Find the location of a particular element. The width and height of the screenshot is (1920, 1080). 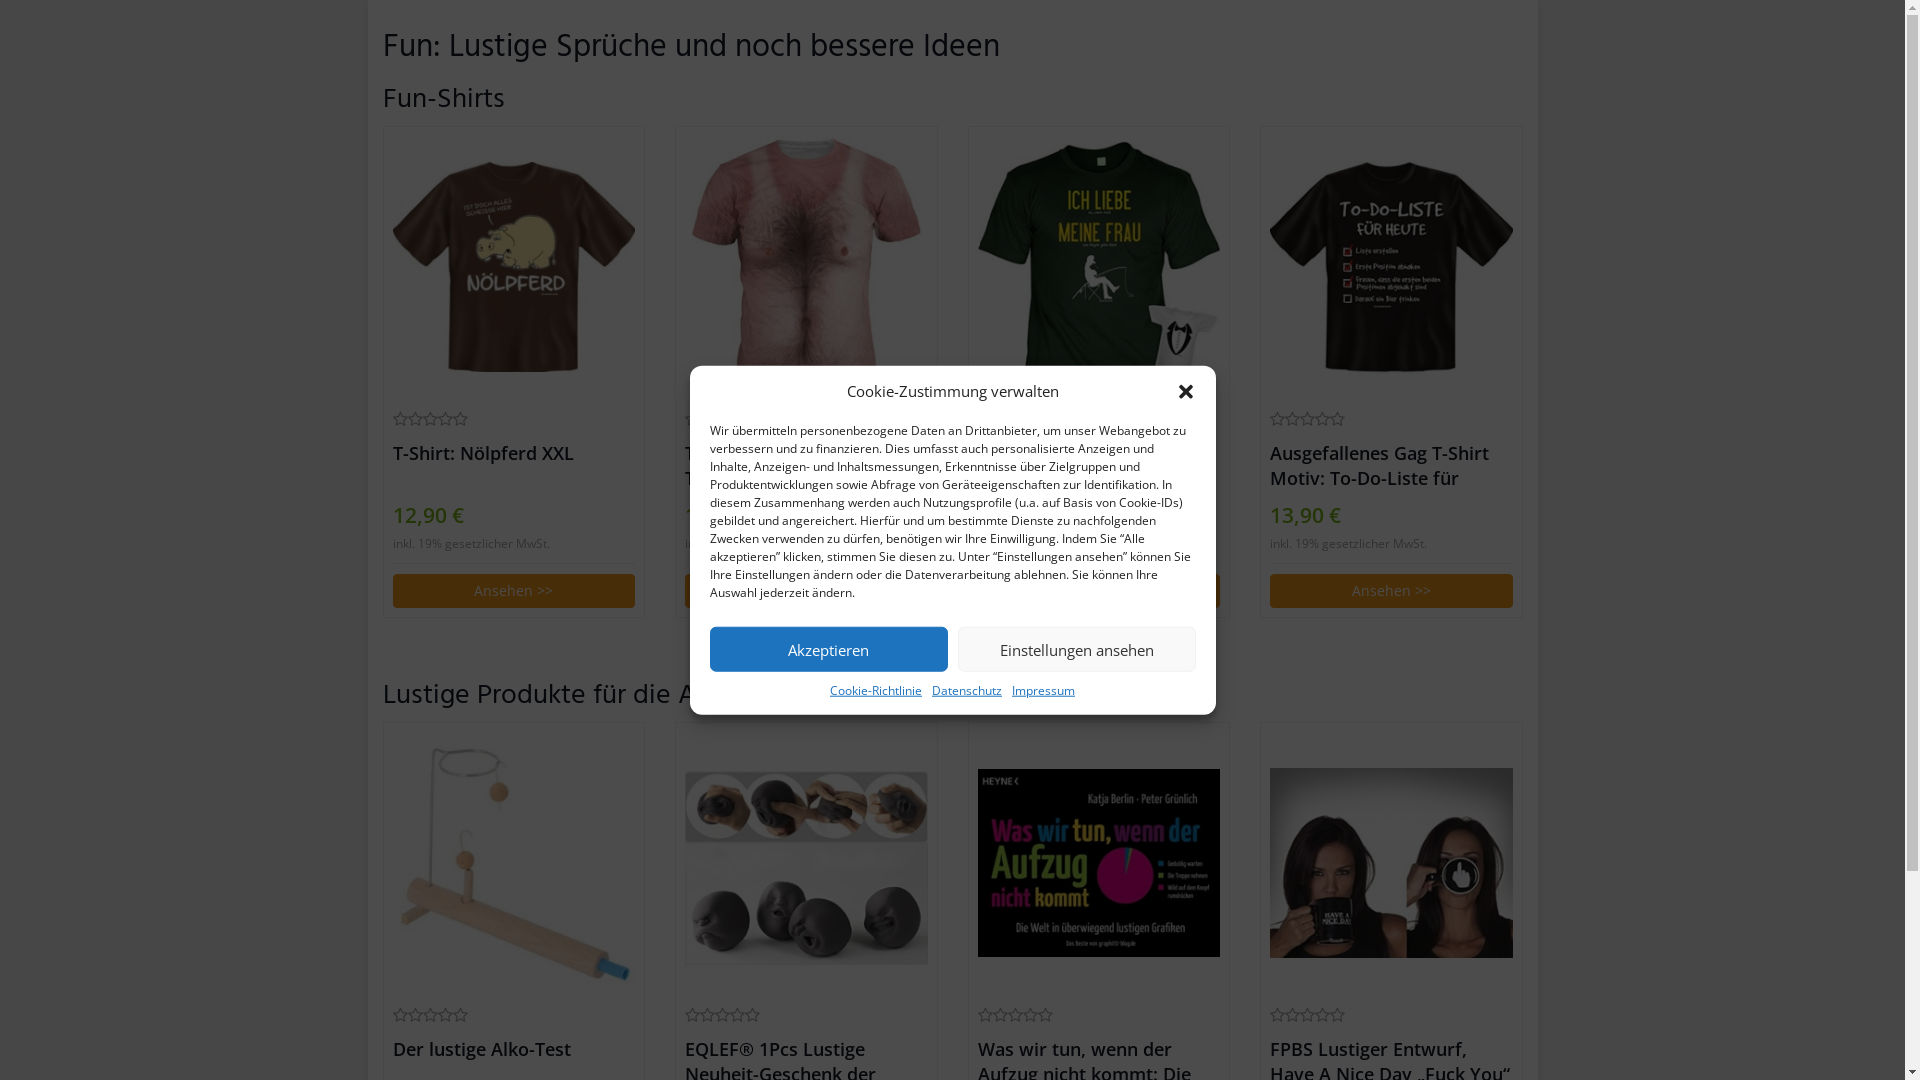

'Datenschutz' is located at coordinates (966, 689).